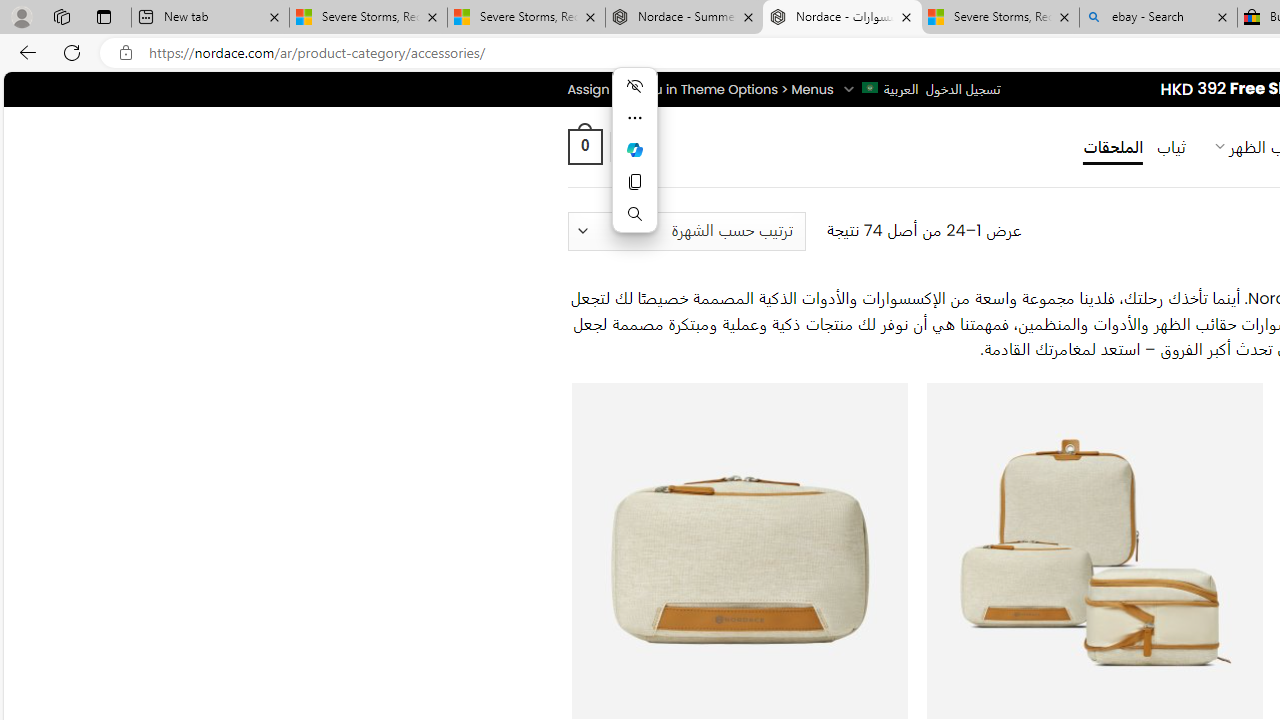 This screenshot has height=720, width=1280. Describe the element at coordinates (700, 88) in the screenshot. I see `'Assign a menu in Theme Options > Menus'` at that location.